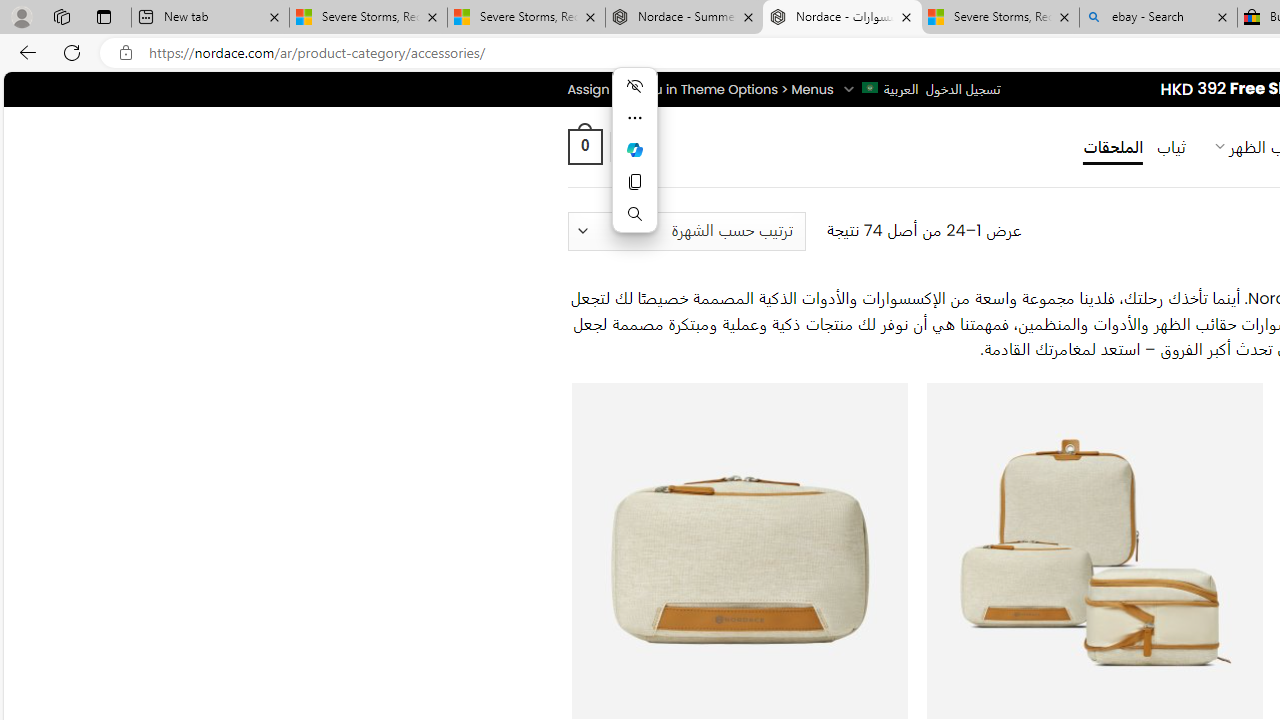 This screenshot has height=720, width=1280. Describe the element at coordinates (700, 88) in the screenshot. I see `'Assign a menu in Theme Options > Menus'` at that location.